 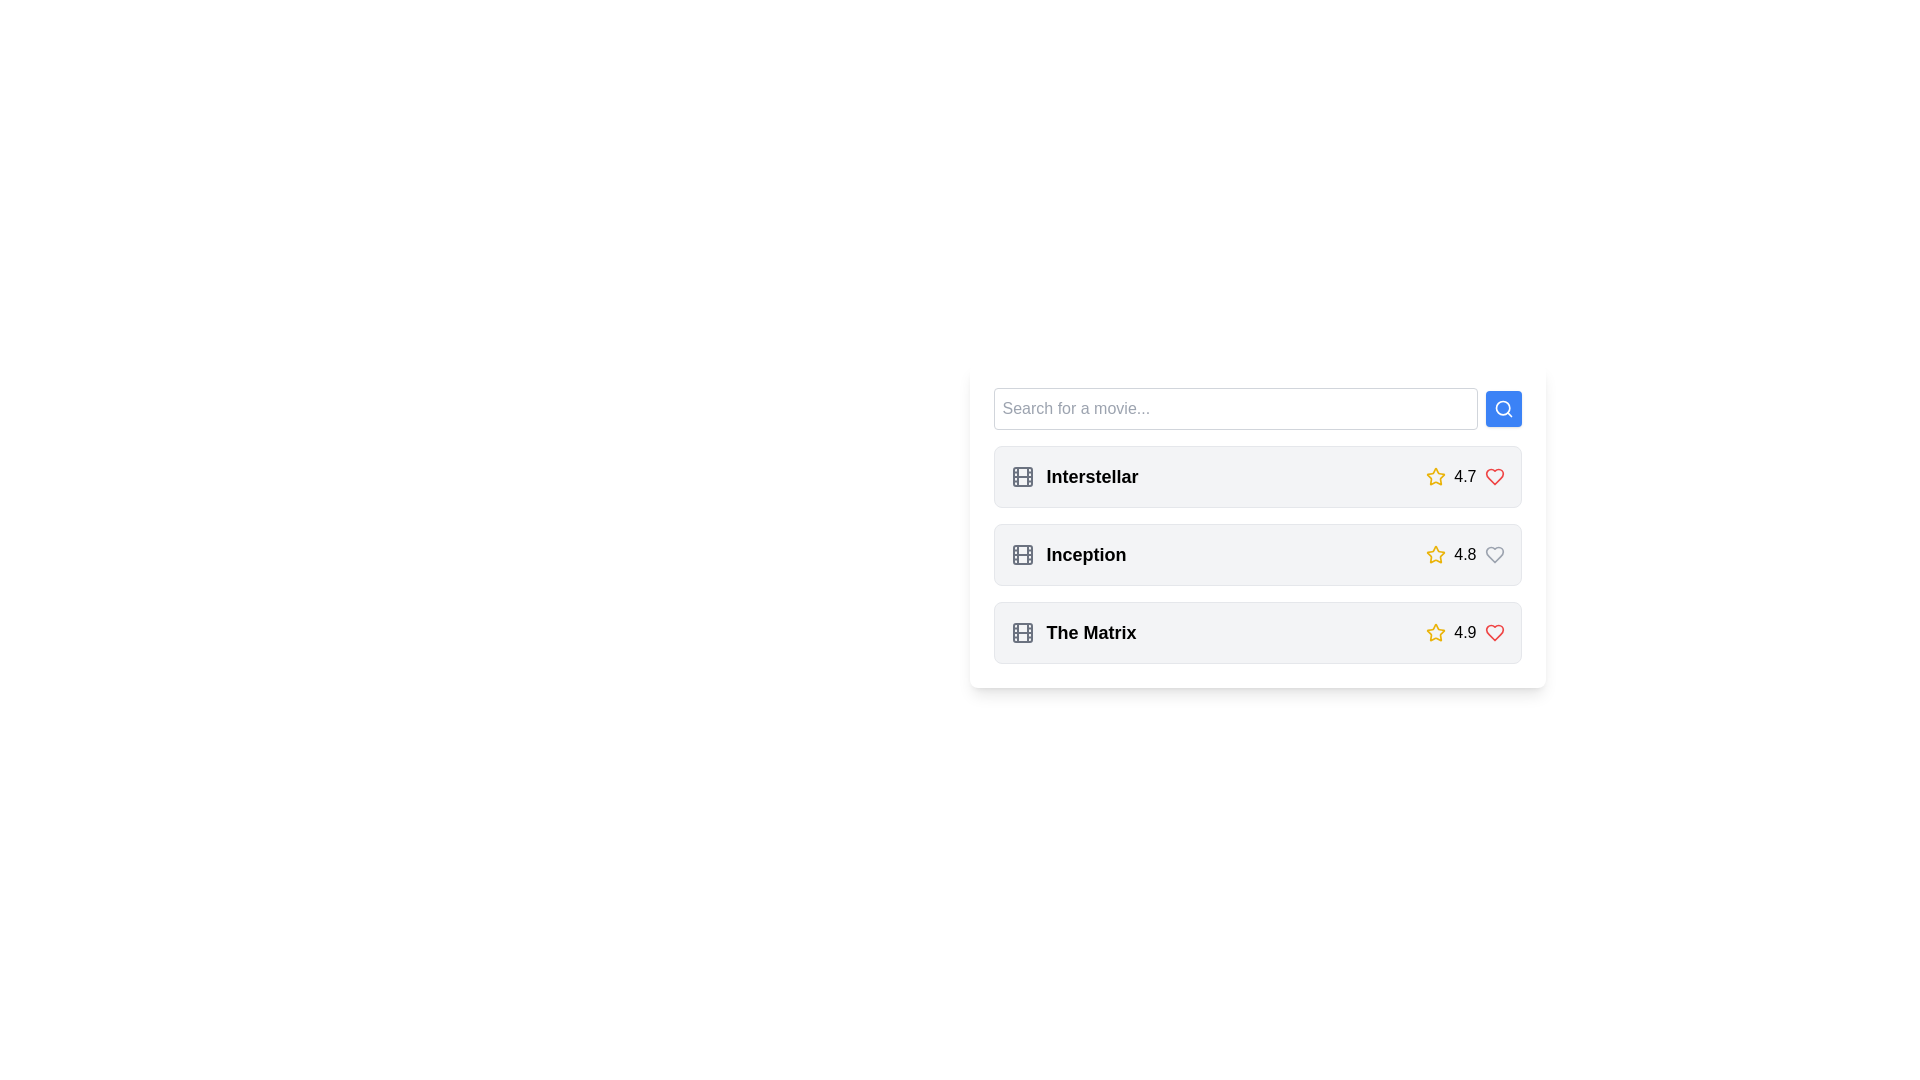 I want to click on the SVG Rectangle that visually represents the 'film' icon associated with the movie 'The Matrix', so click(x=1022, y=632).